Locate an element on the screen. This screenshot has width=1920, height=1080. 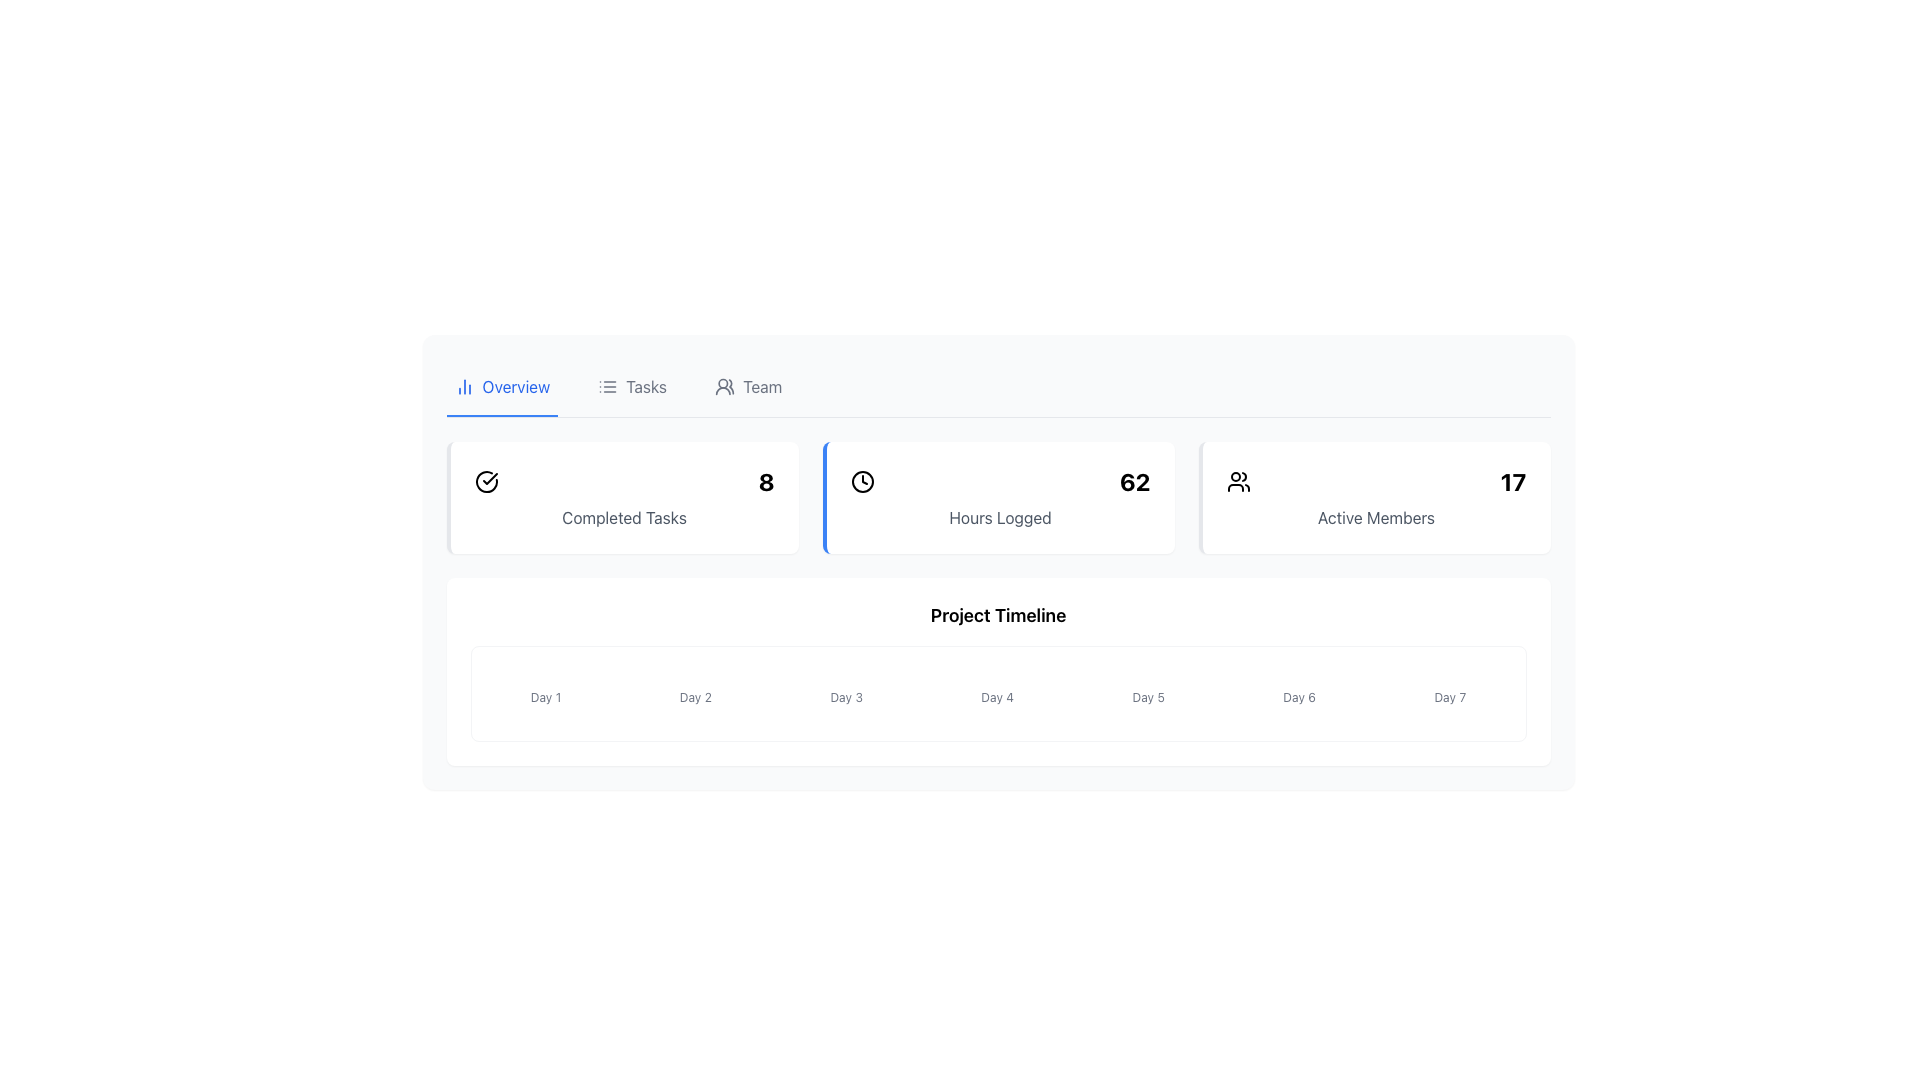
the time tracking icon located to the left of the text '62' in the 'Hours Logged' section of the second card is located at coordinates (862, 482).